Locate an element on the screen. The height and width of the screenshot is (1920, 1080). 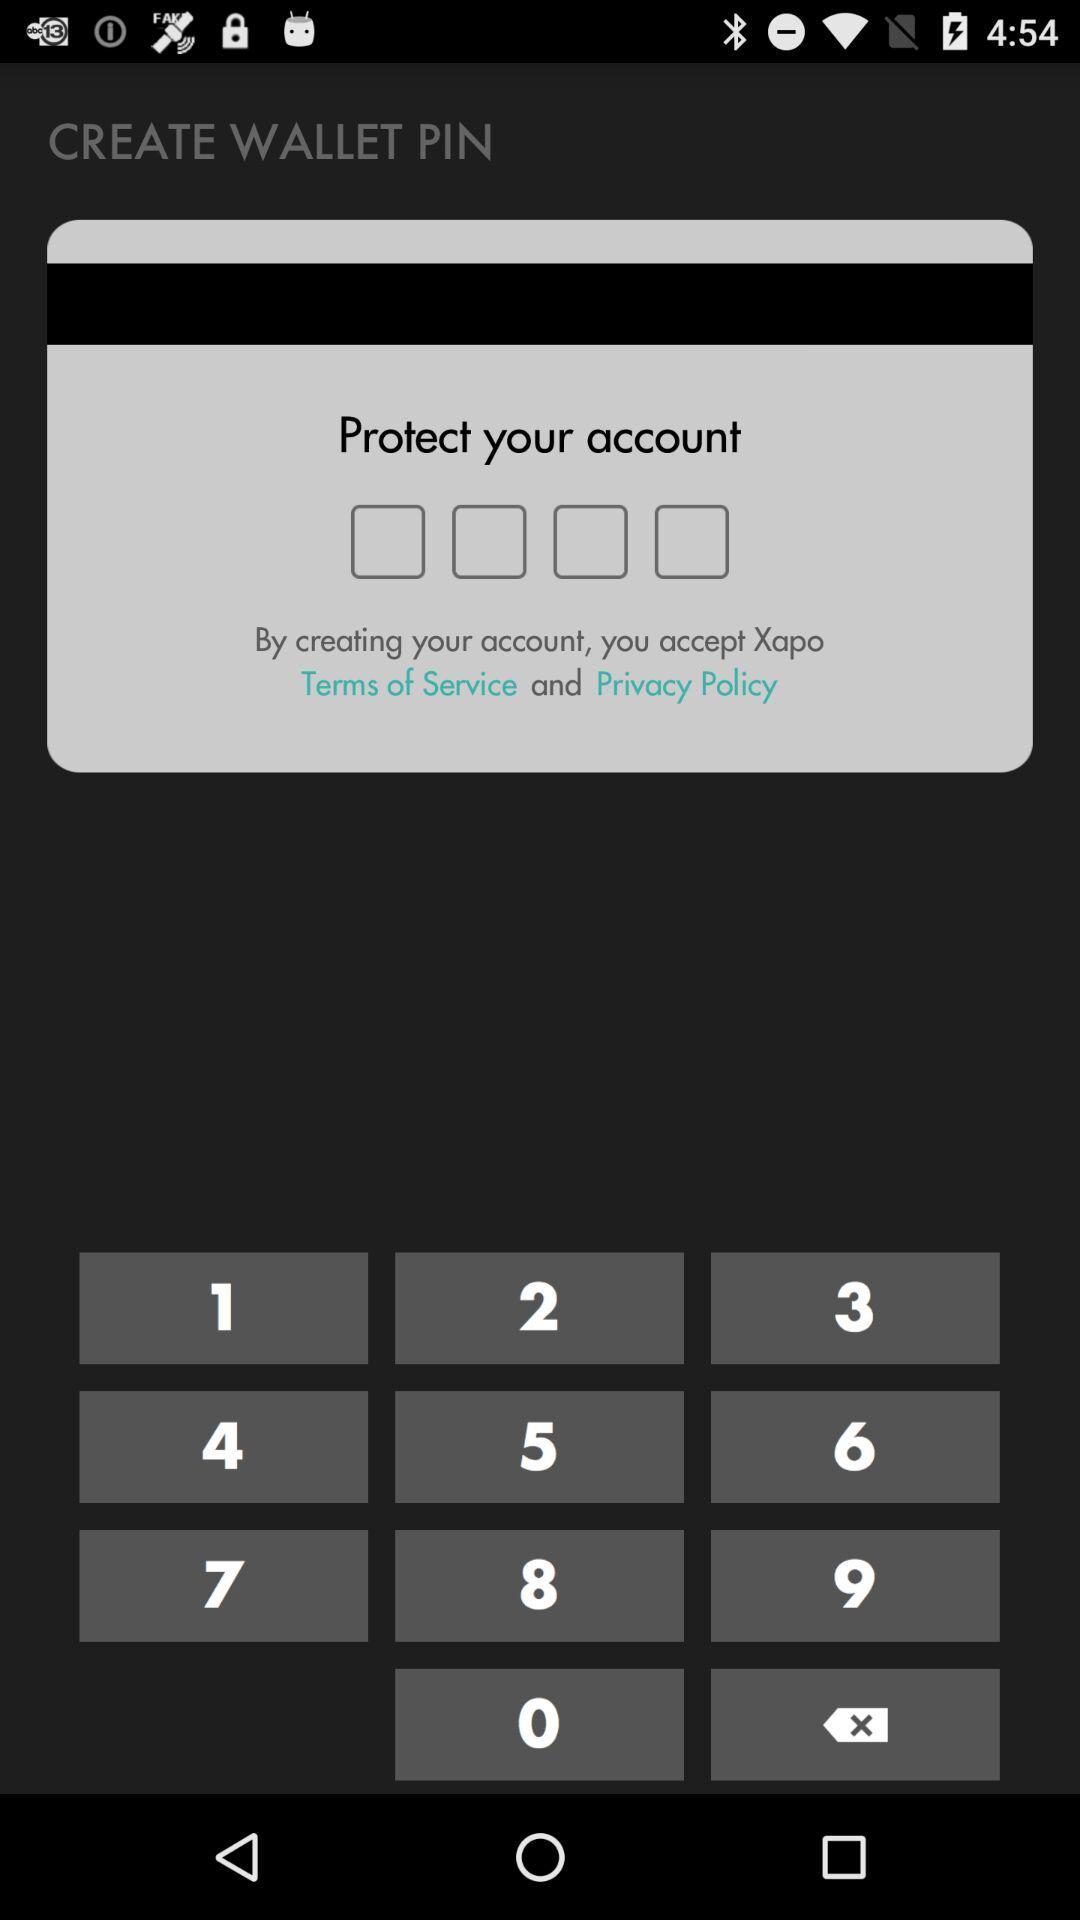
item to the right of and is located at coordinates (685, 683).